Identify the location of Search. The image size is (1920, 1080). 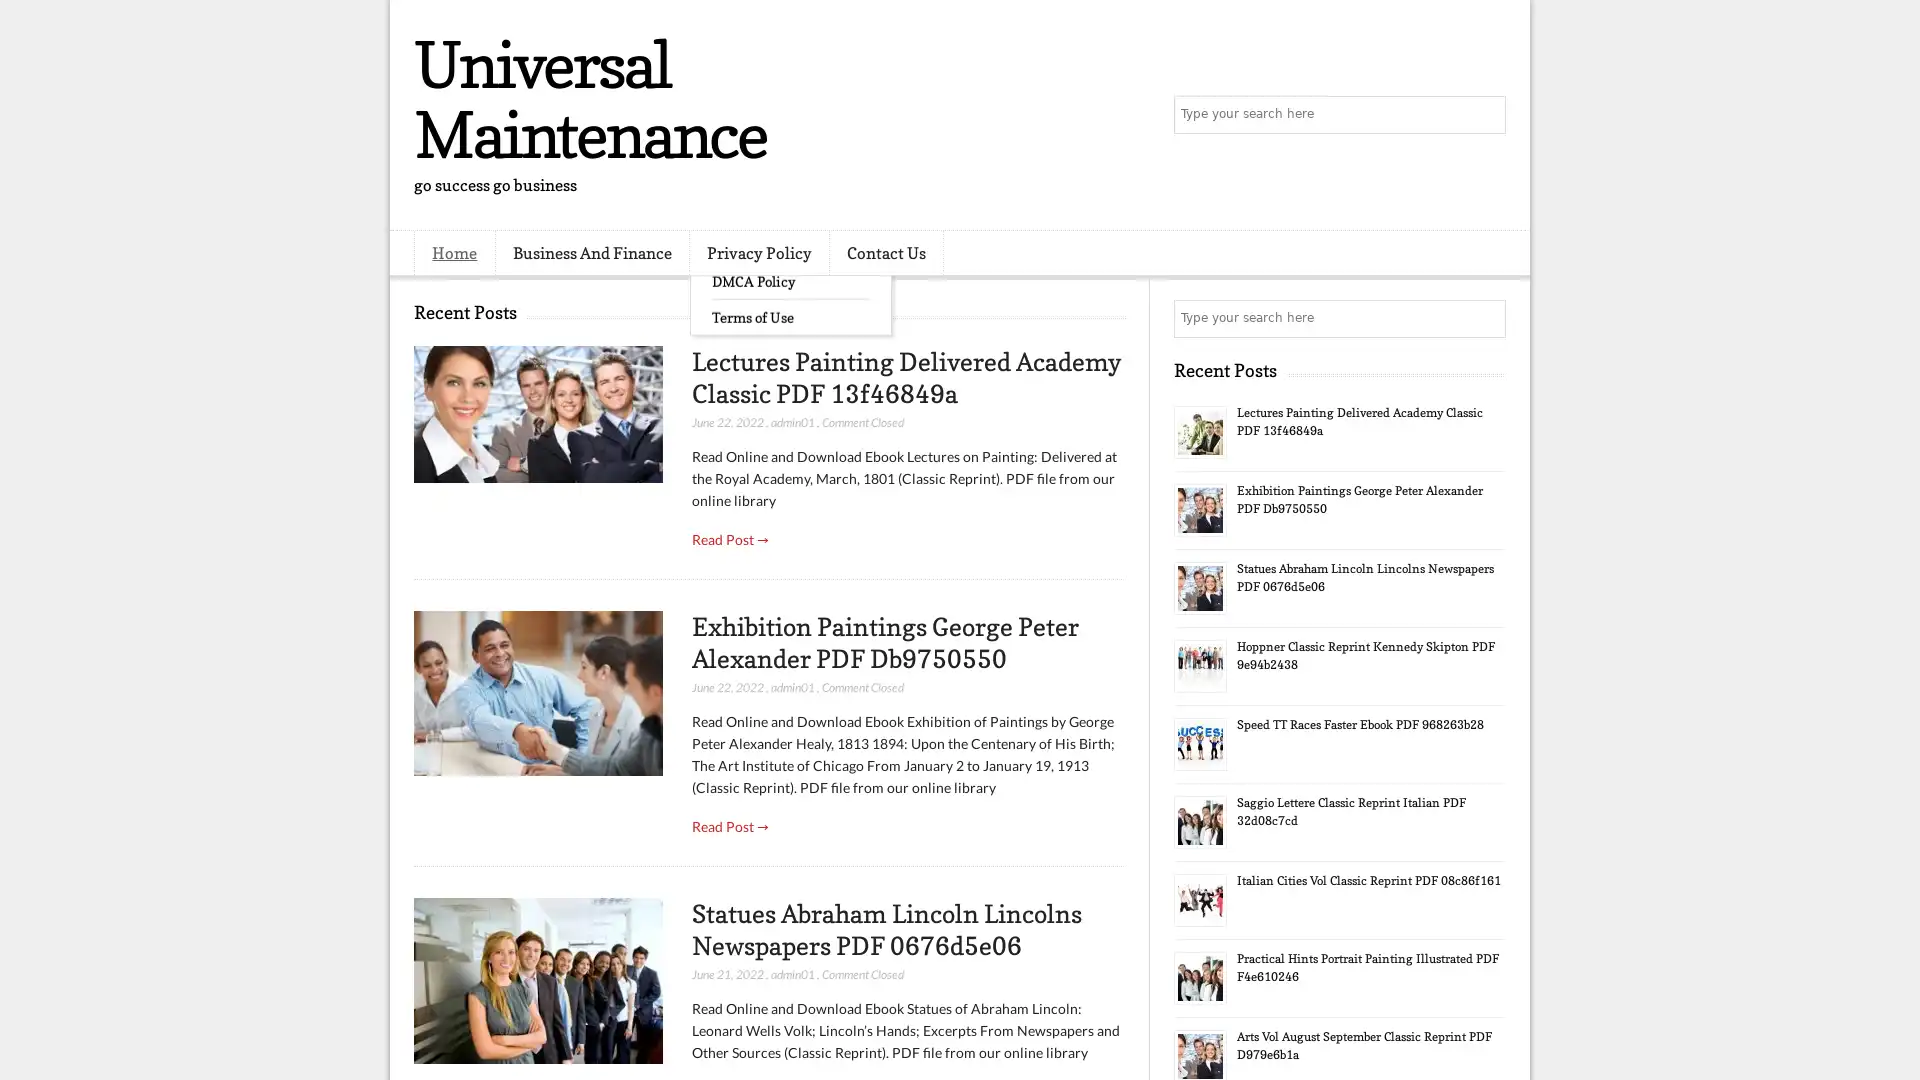
(1485, 318).